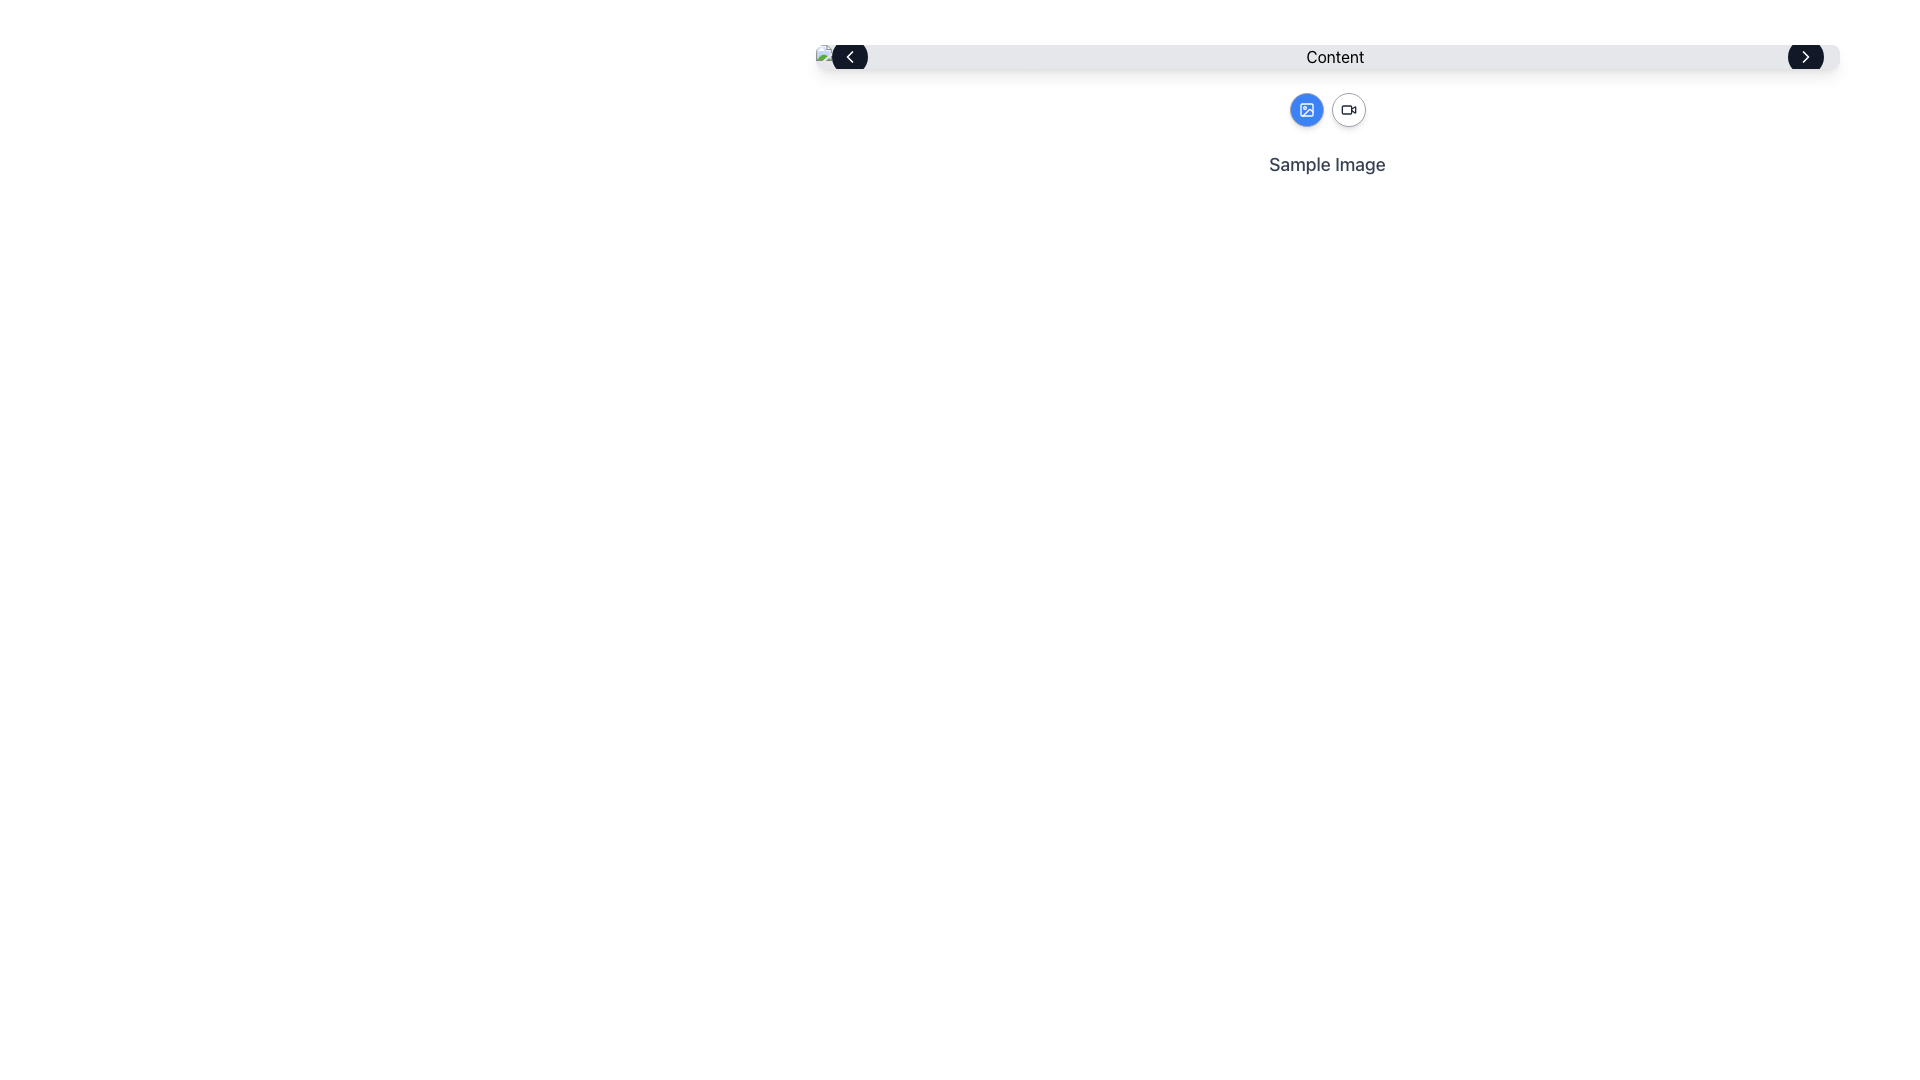 This screenshot has width=1920, height=1080. What do you see at coordinates (1805, 56) in the screenshot?
I see `the chevron SVG icon within the circular button on the far right side of the horizontal bar` at bounding box center [1805, 56].